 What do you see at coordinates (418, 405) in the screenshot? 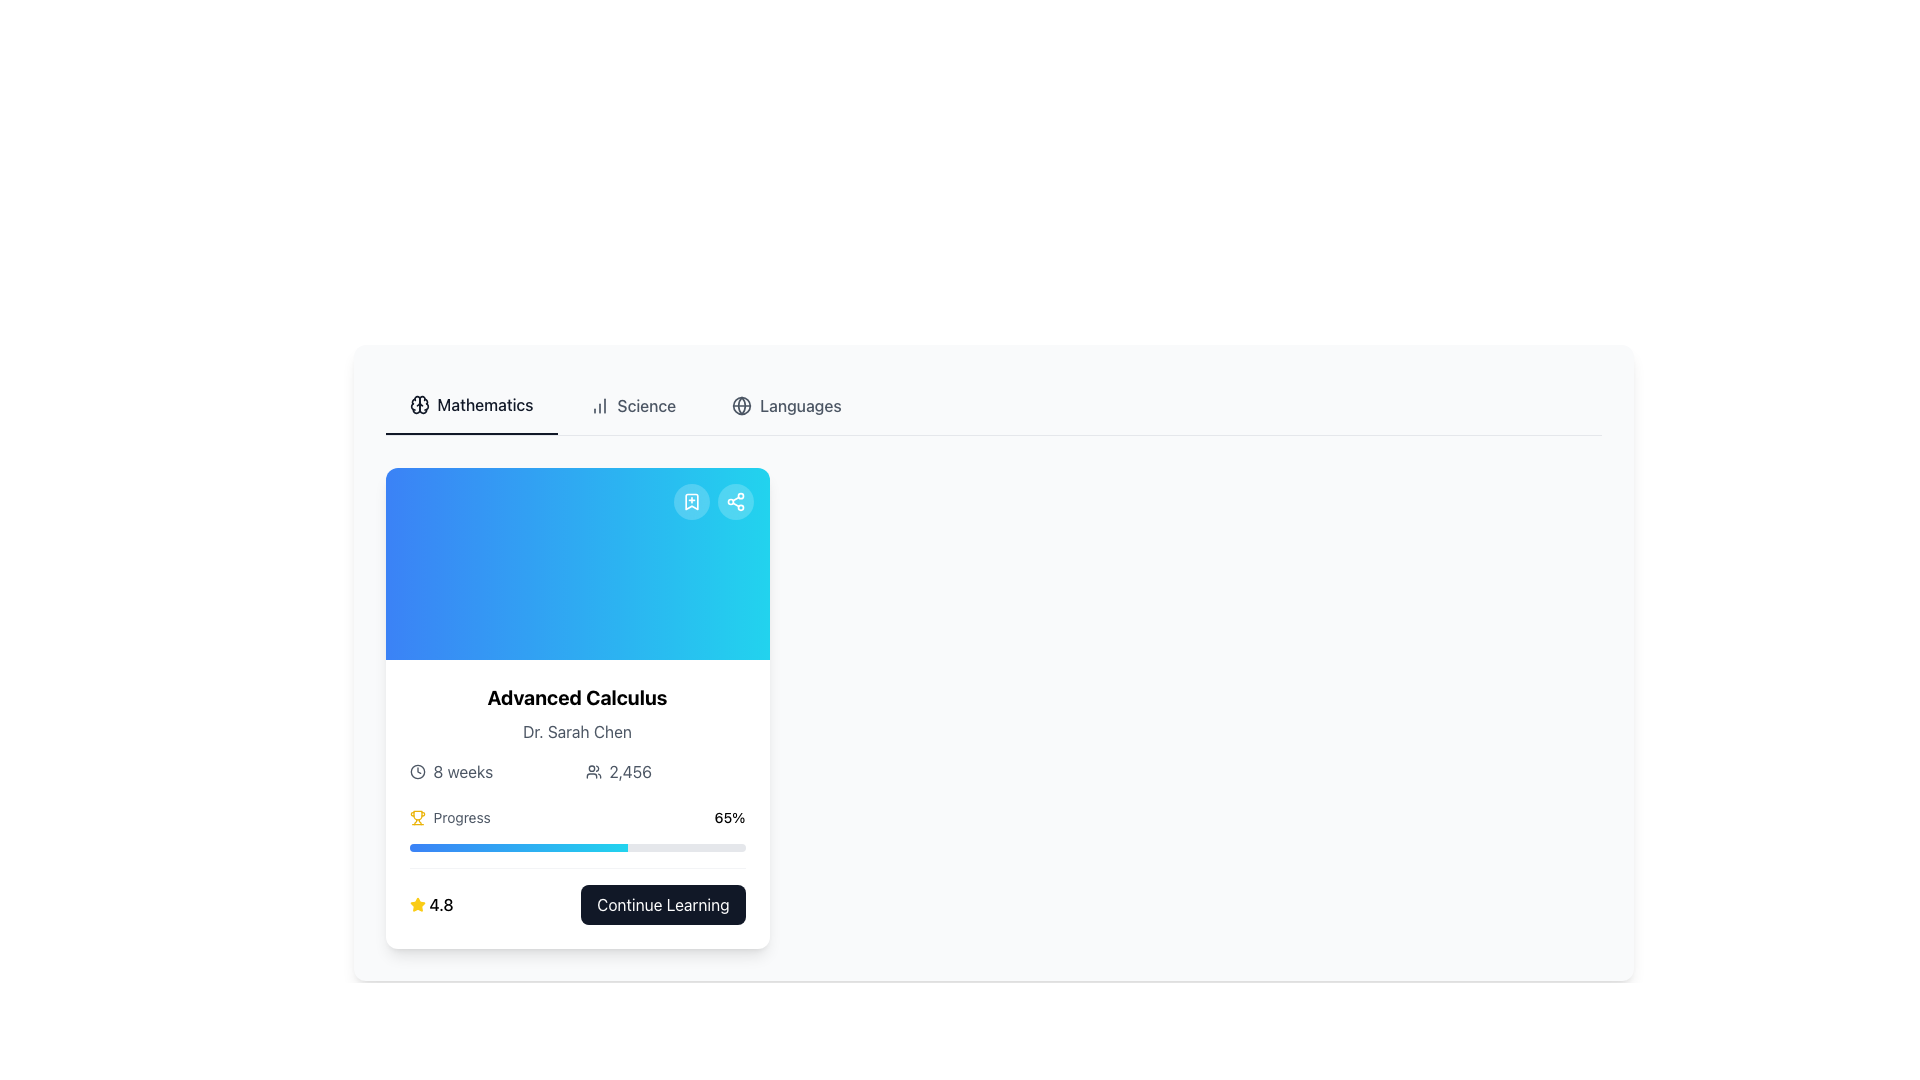
I see `the small stylized brain outline icon located to the left of the 'Mathematics' text for more information` at bounding box center [418, 405].